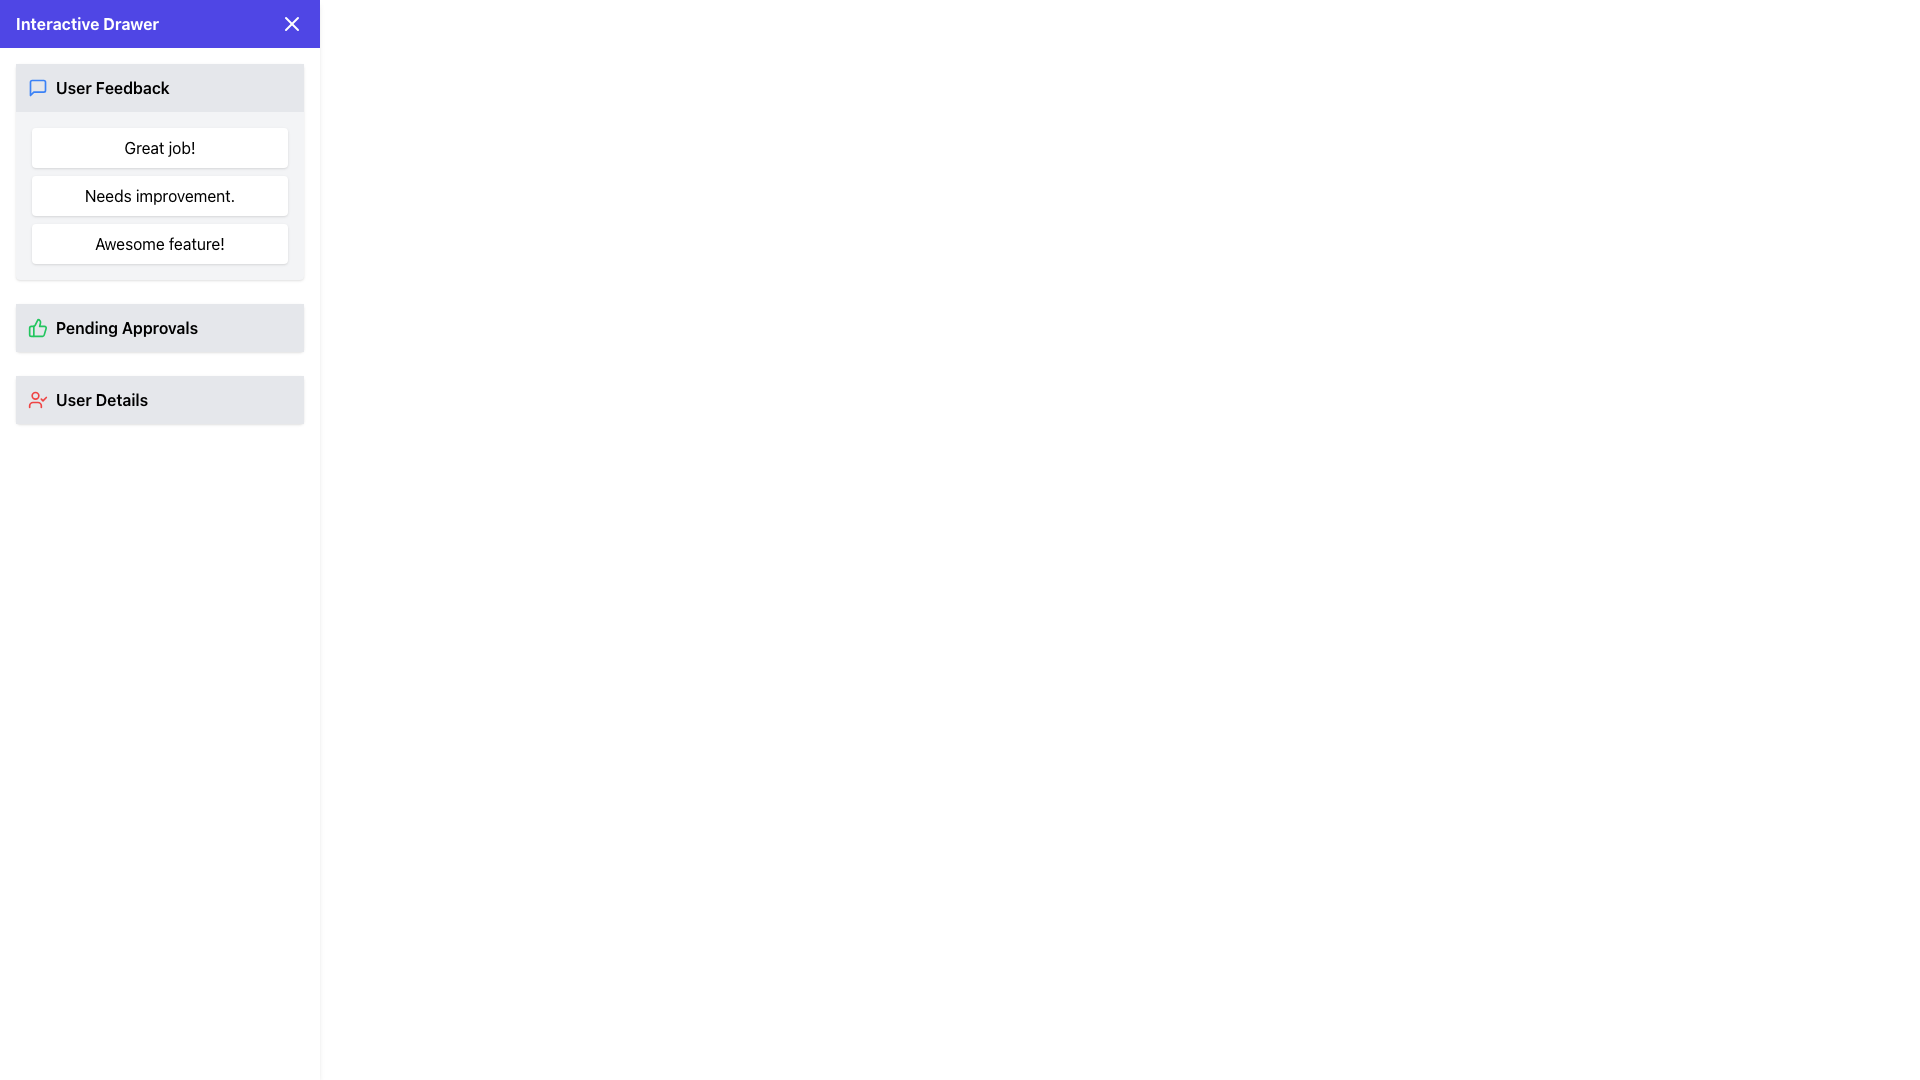  What do you see at coordinates (158, 400) in the screenshot?
I see `the 'User Details' text label, which has a gray background and a user profile icon with a checkmark styled in red, located in the sidebar below 'Pending Approvals'` at bounding box center [158, 400].